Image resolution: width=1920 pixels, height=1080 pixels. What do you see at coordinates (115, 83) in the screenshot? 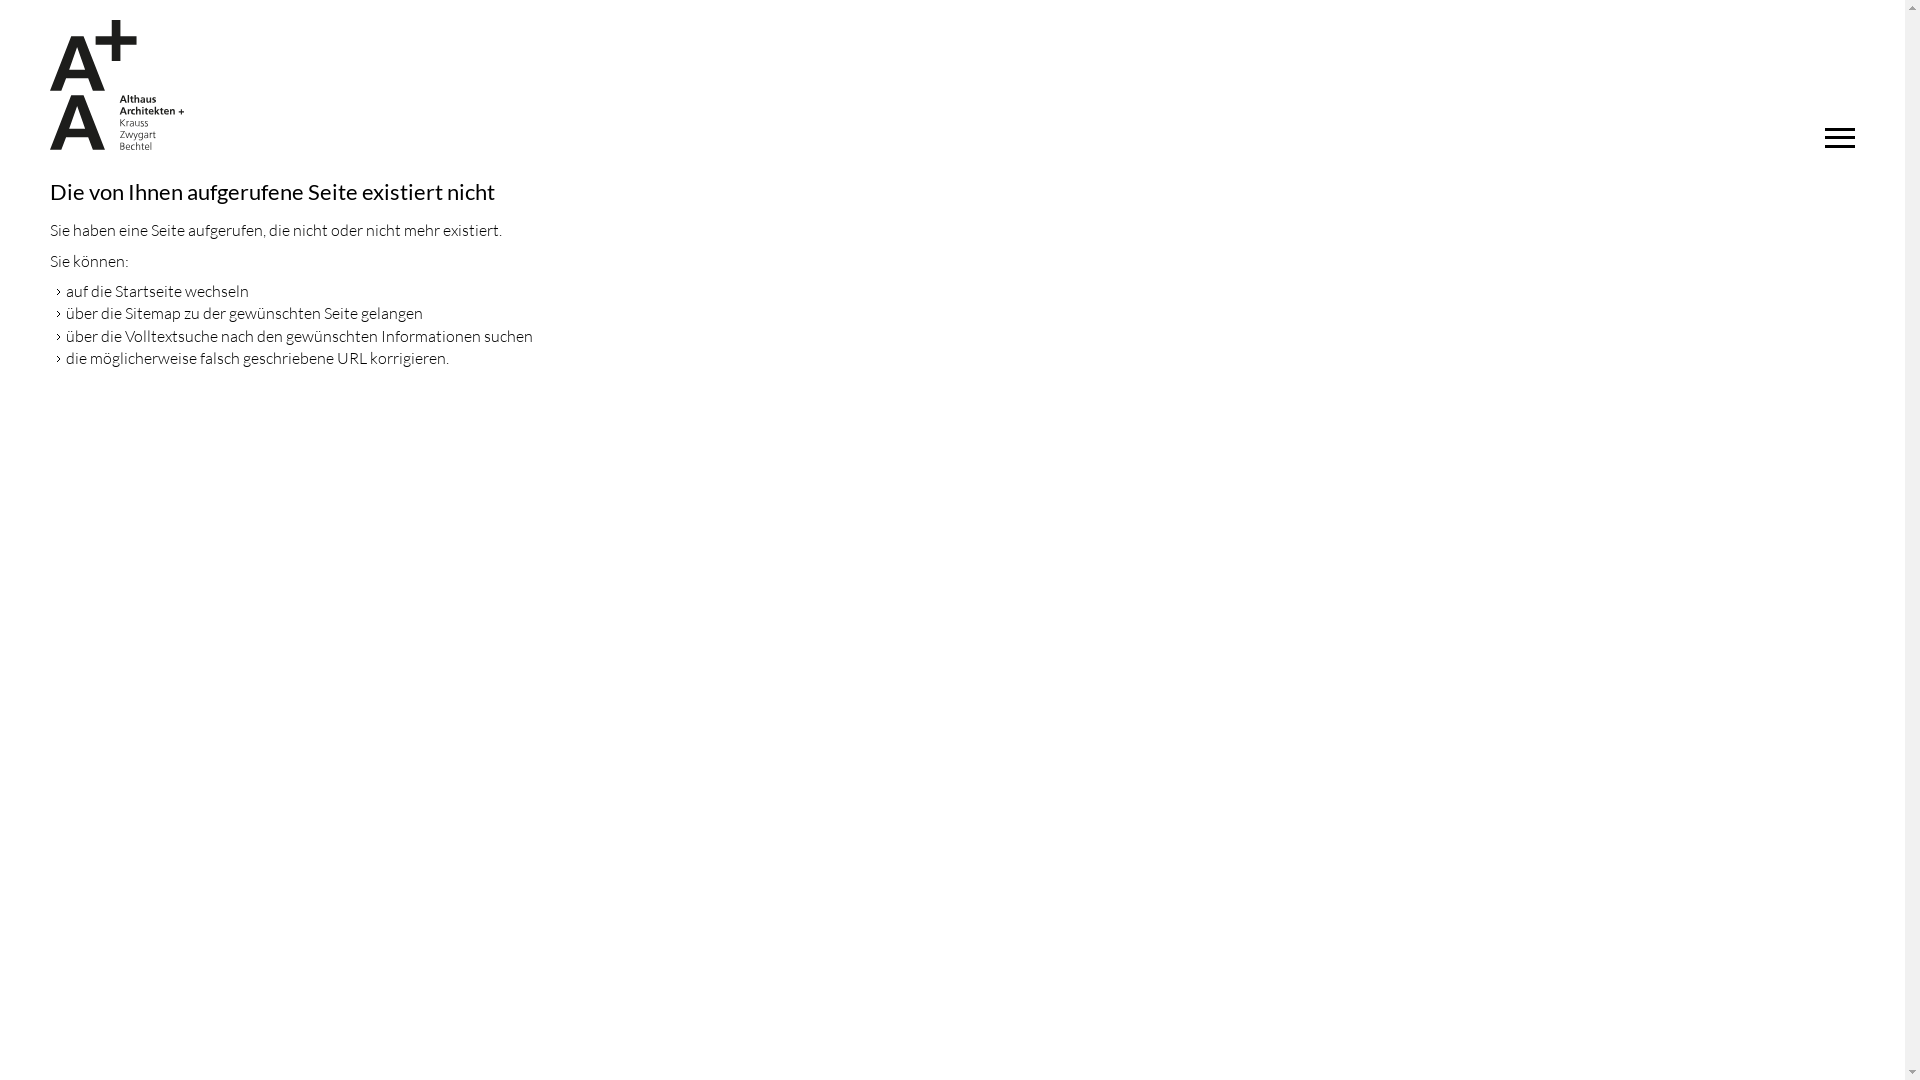
I see `'Zur Startseite'` at bounding box center [115, 83].